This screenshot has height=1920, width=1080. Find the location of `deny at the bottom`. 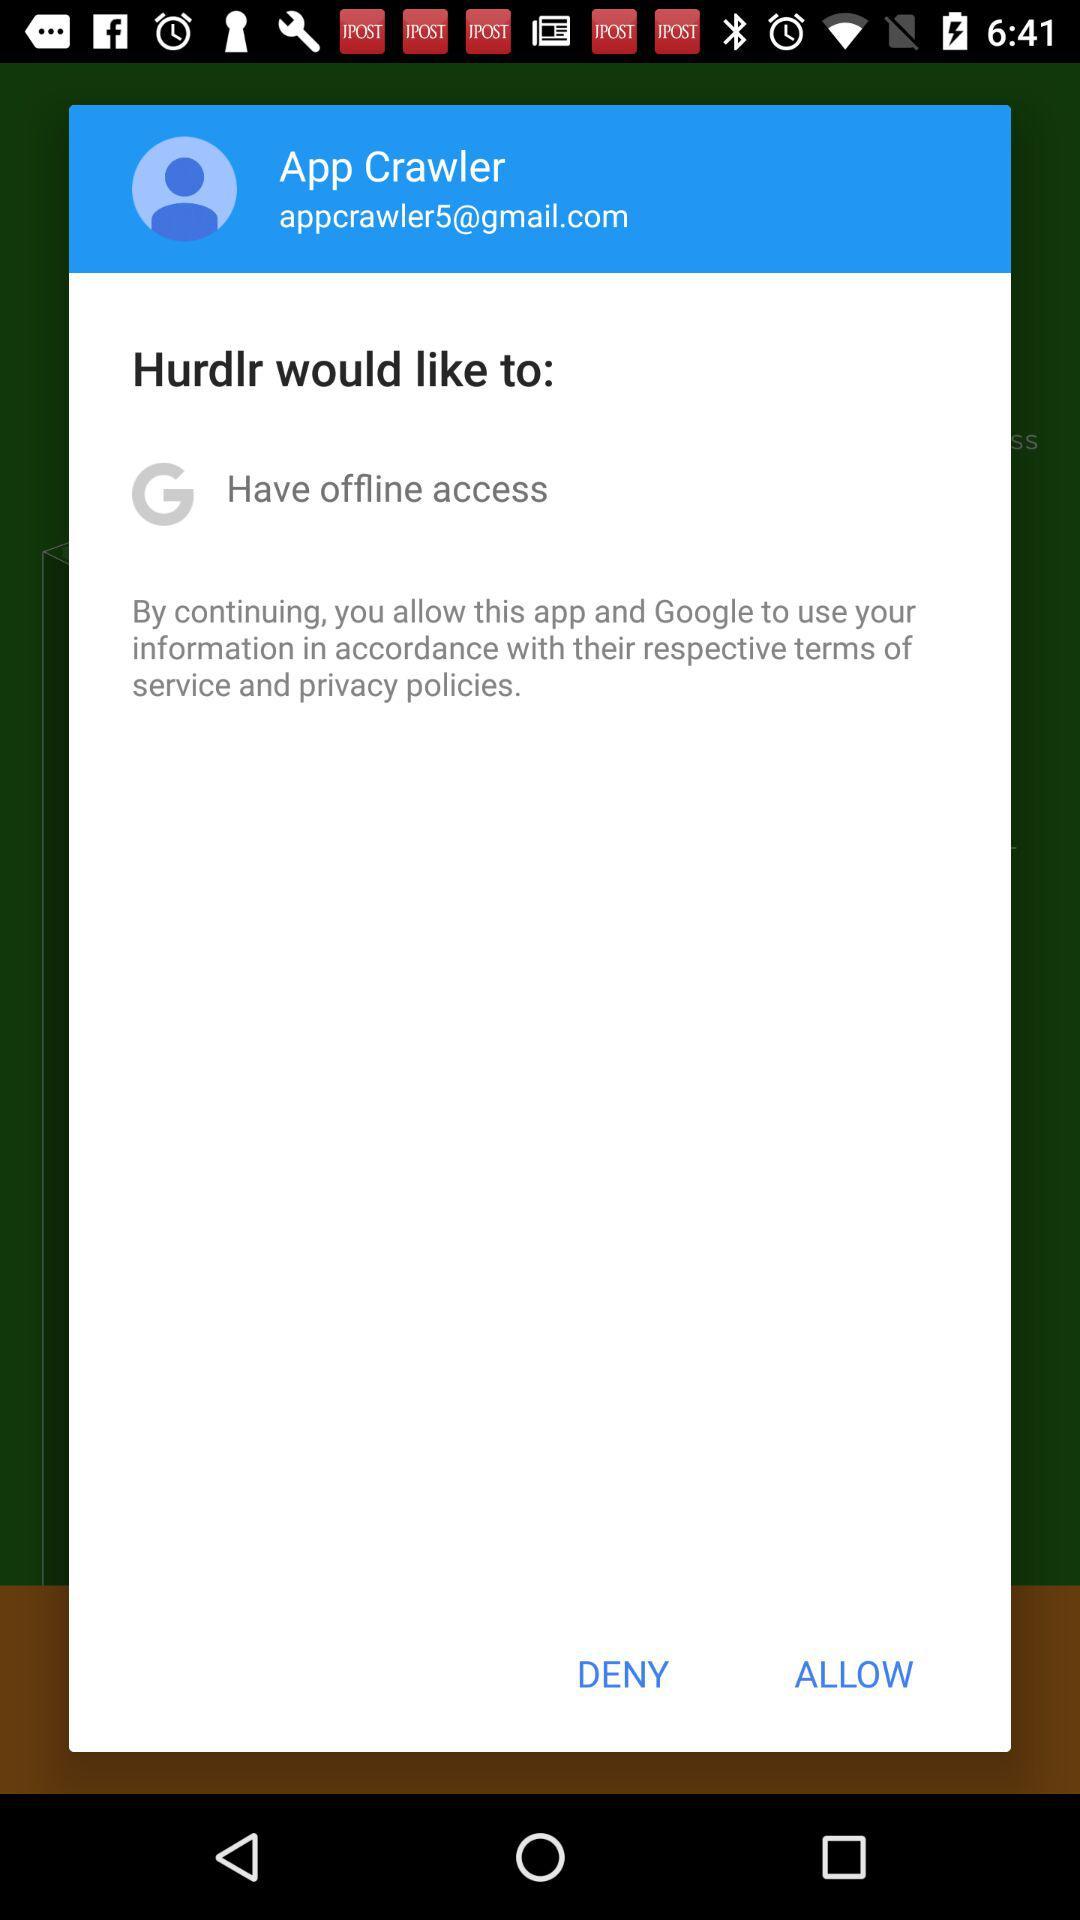

deny at the bottom is located at coordinates (621, 1673).